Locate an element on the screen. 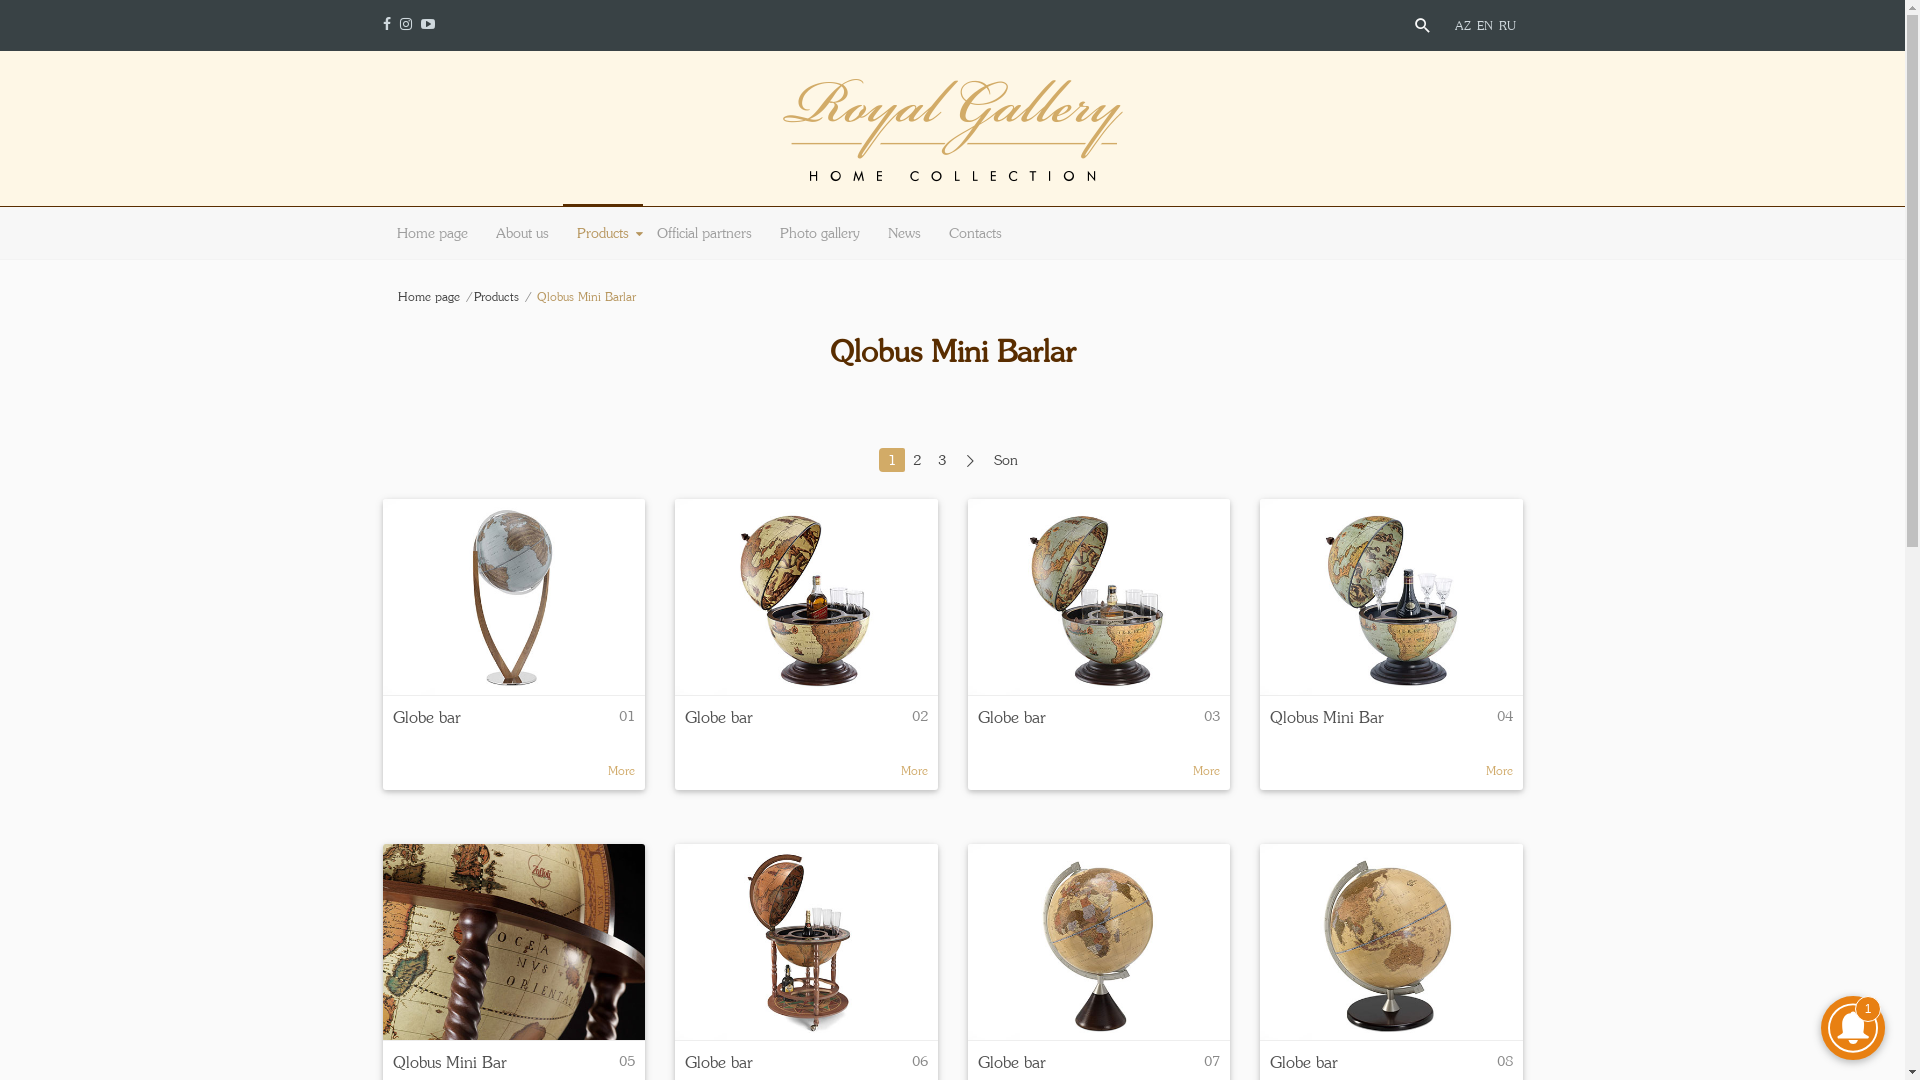  '3' is located at coordinates (939, 459).